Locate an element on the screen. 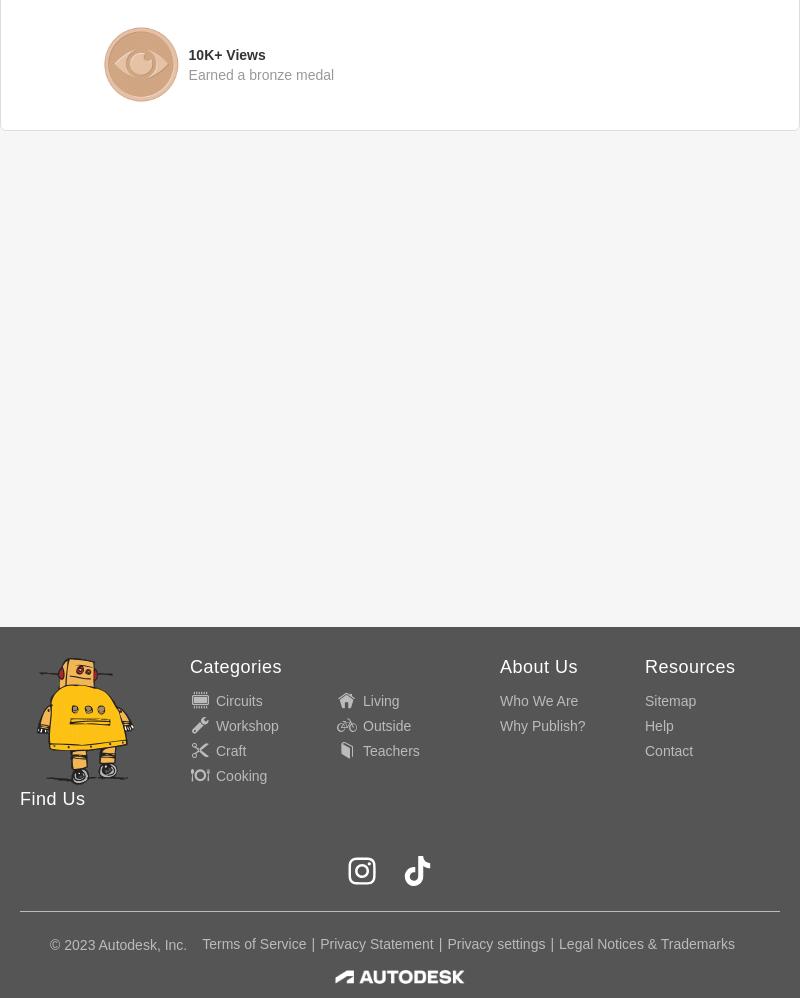  'Outside' is located at coordinates (362, 726).